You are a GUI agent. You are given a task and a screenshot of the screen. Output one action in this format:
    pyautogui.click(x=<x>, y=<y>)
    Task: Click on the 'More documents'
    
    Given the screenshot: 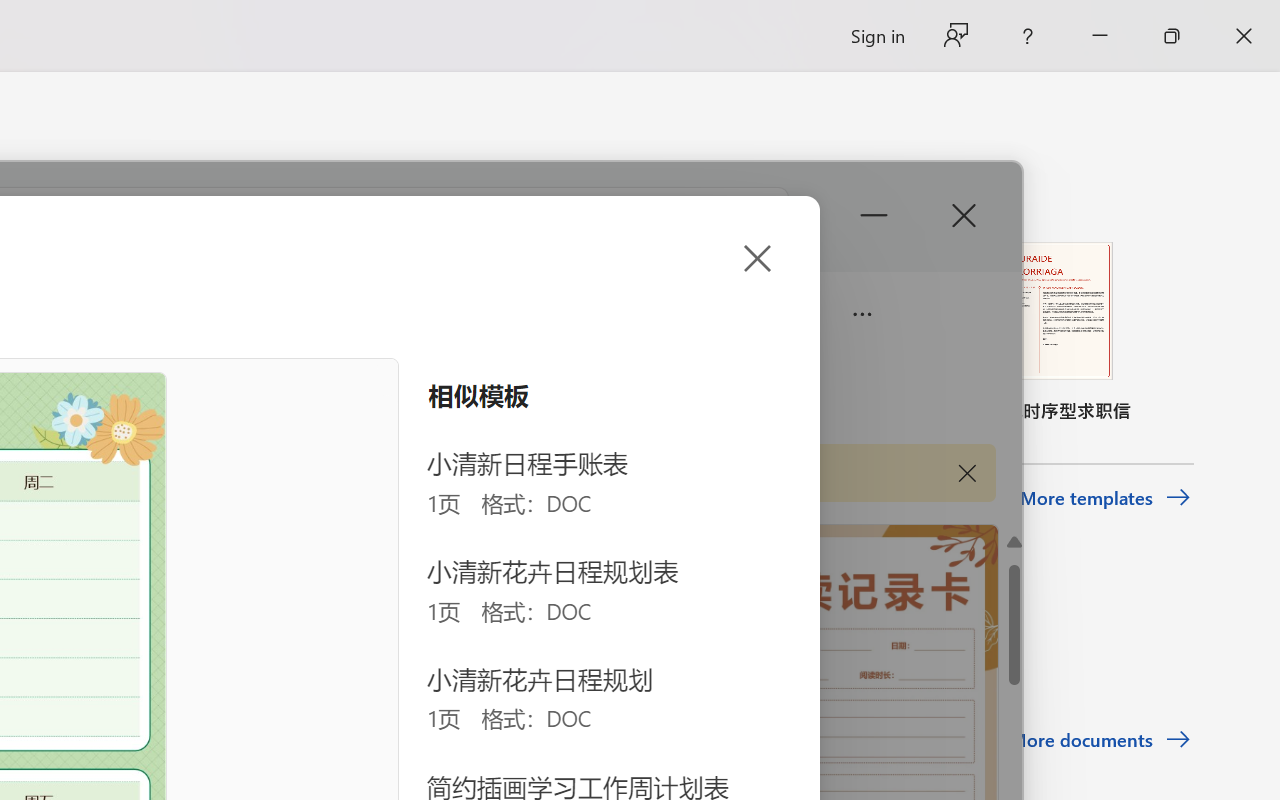 What is the action you would take?
    pyautogui.click(x=1099, y=740)
    